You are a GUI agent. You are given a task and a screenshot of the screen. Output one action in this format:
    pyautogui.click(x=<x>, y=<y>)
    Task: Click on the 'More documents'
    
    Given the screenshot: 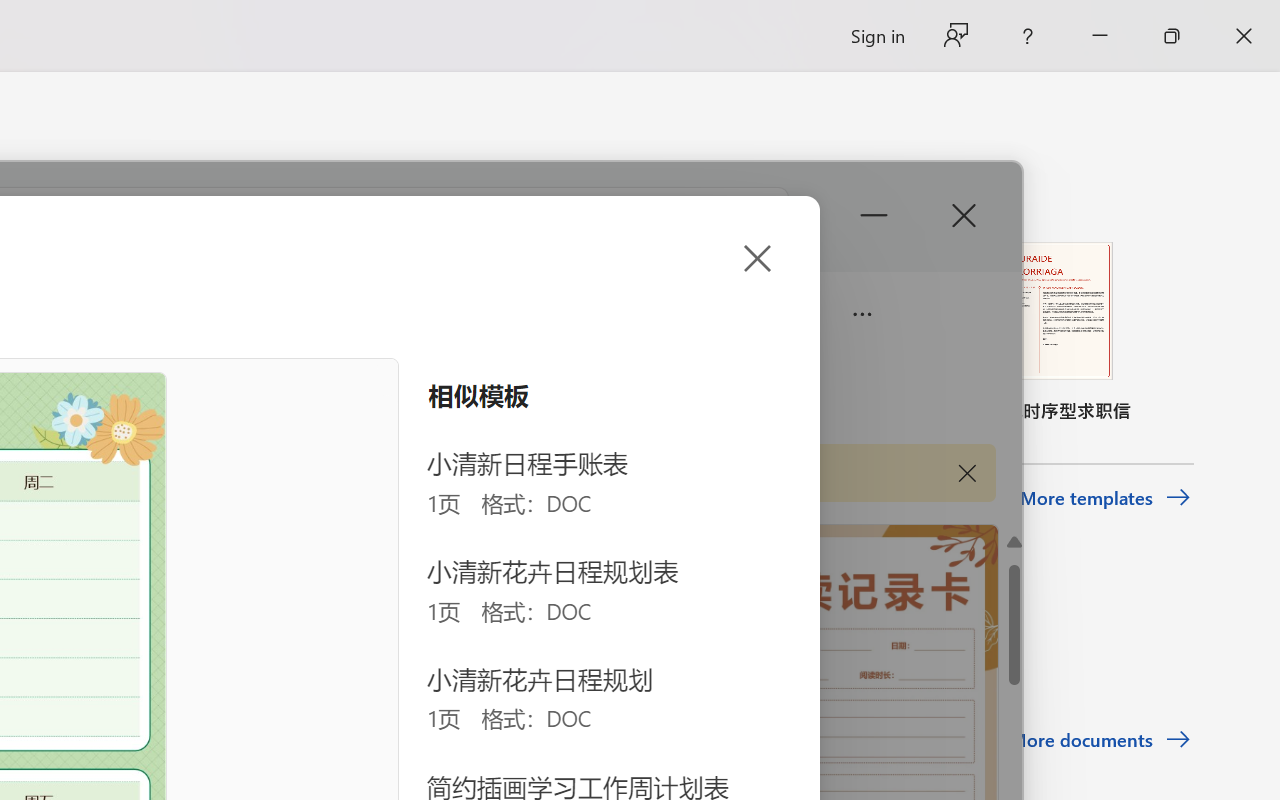 What is the action you would take?
    pyautogui.click(x=1099, y=740)
    